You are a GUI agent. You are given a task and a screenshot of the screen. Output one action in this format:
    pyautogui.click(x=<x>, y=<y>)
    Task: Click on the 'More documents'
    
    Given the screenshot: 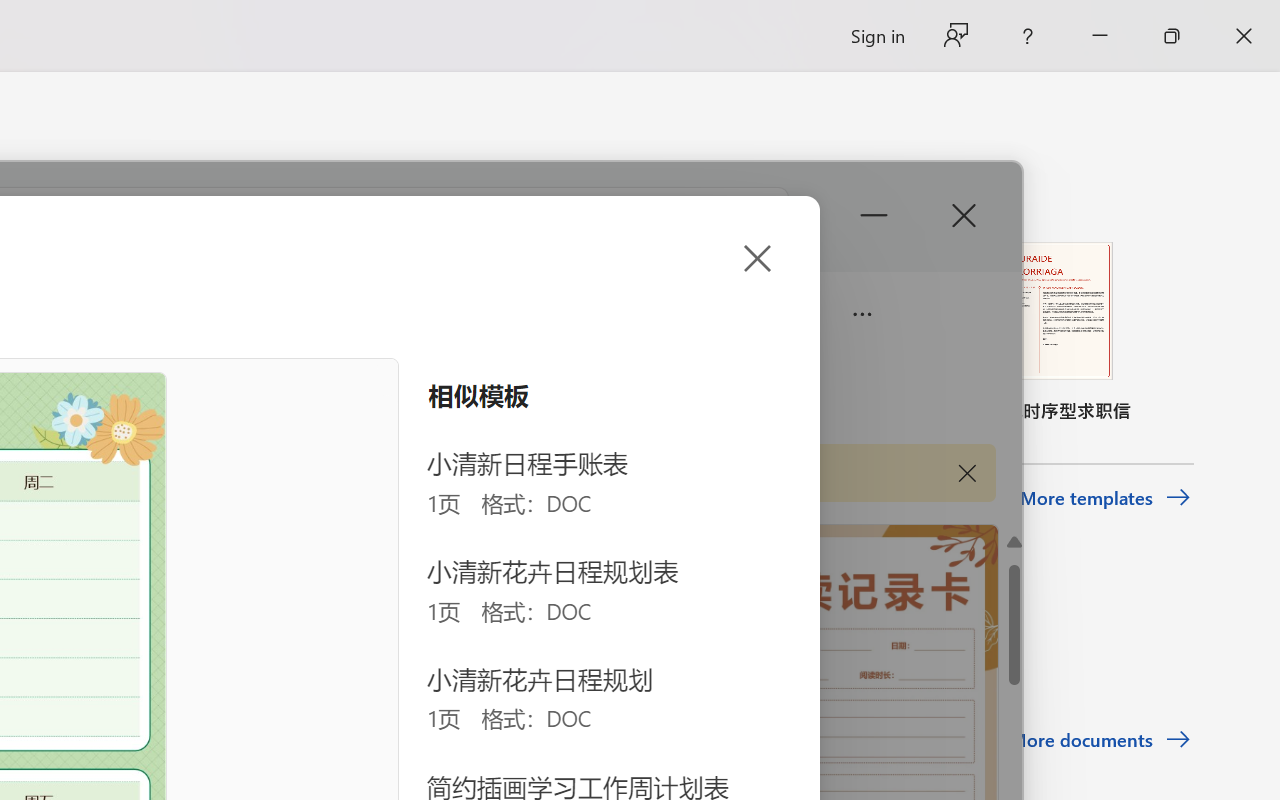 What is the action you would take?
    pyautogui.click(x=1099, y=740)
    